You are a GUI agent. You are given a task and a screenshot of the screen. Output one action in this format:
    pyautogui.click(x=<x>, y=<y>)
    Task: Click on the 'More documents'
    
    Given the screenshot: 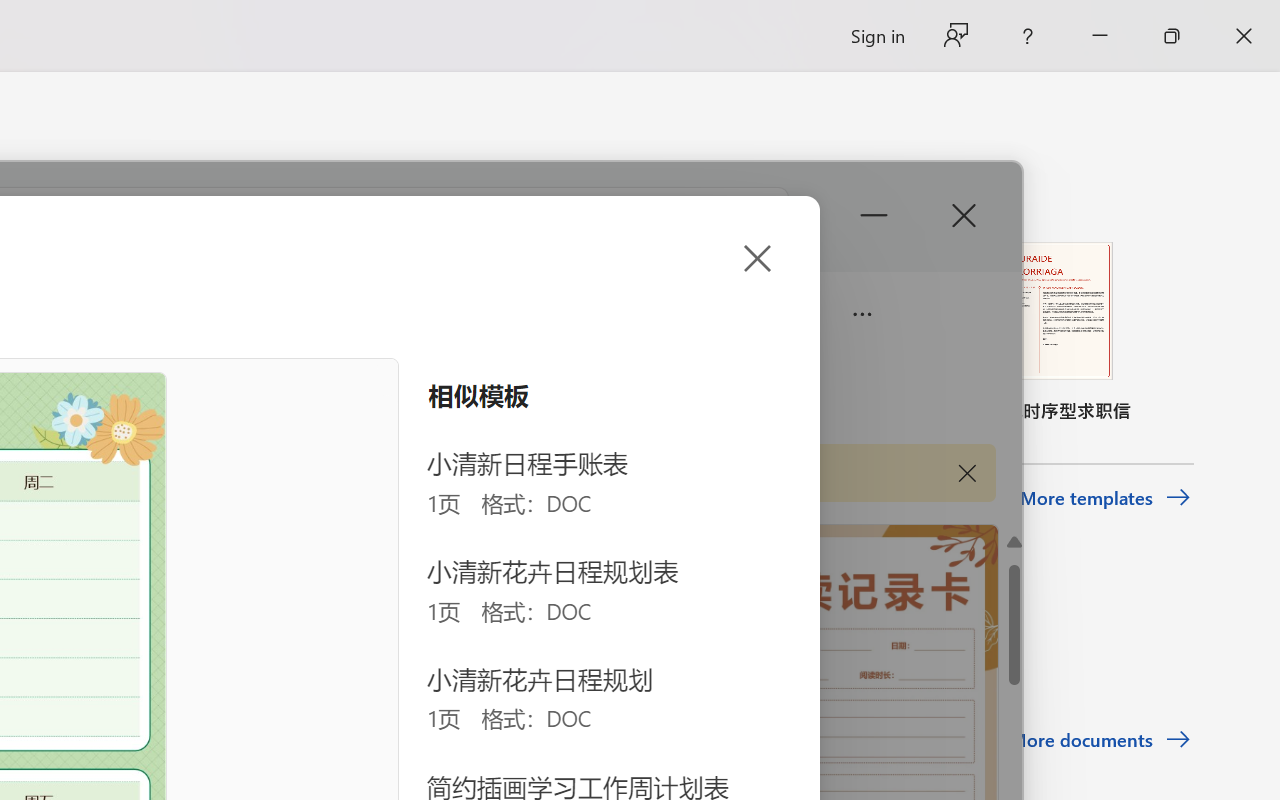 What is the action you would take?
    pyautogui.click(x=1099, y=740)
    